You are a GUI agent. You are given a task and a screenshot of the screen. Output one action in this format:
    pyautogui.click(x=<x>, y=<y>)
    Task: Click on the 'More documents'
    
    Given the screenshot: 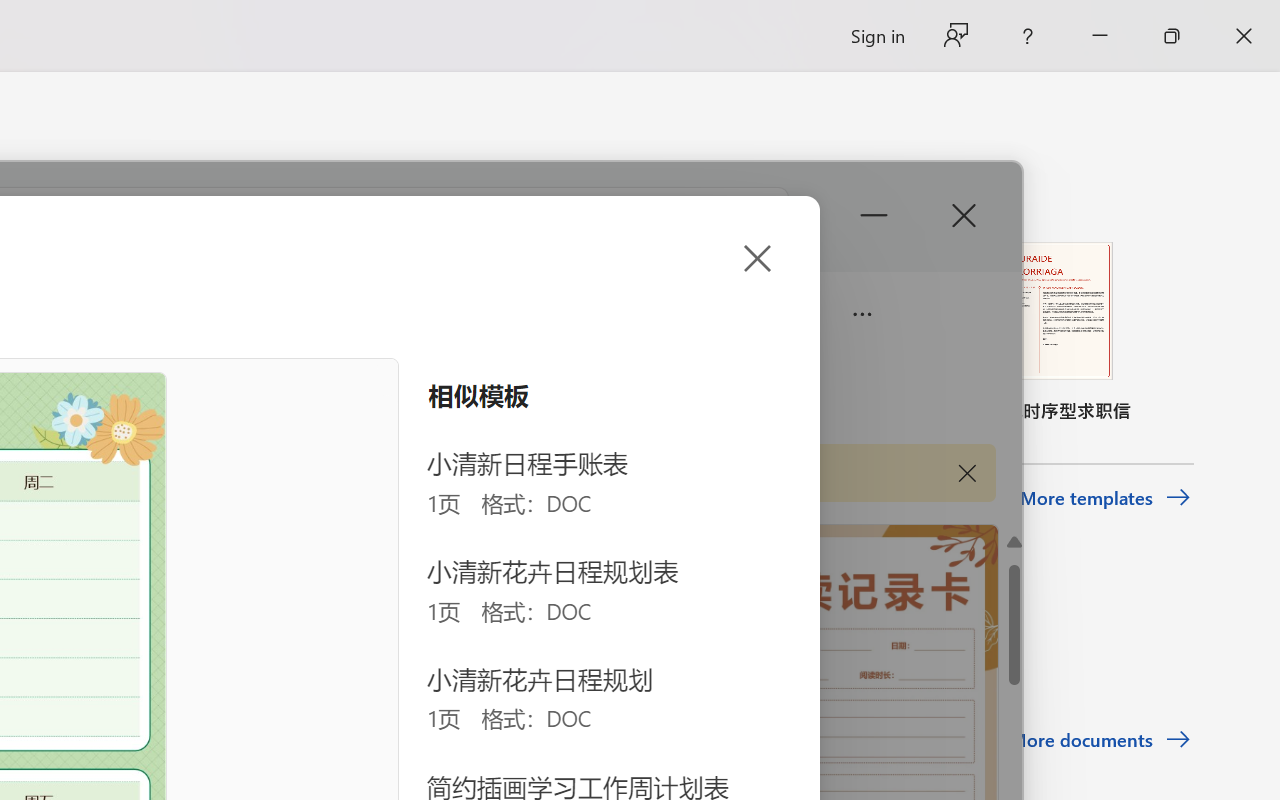 What is the action you would take?
    pyautogui.click(x=1099, y=740)
    